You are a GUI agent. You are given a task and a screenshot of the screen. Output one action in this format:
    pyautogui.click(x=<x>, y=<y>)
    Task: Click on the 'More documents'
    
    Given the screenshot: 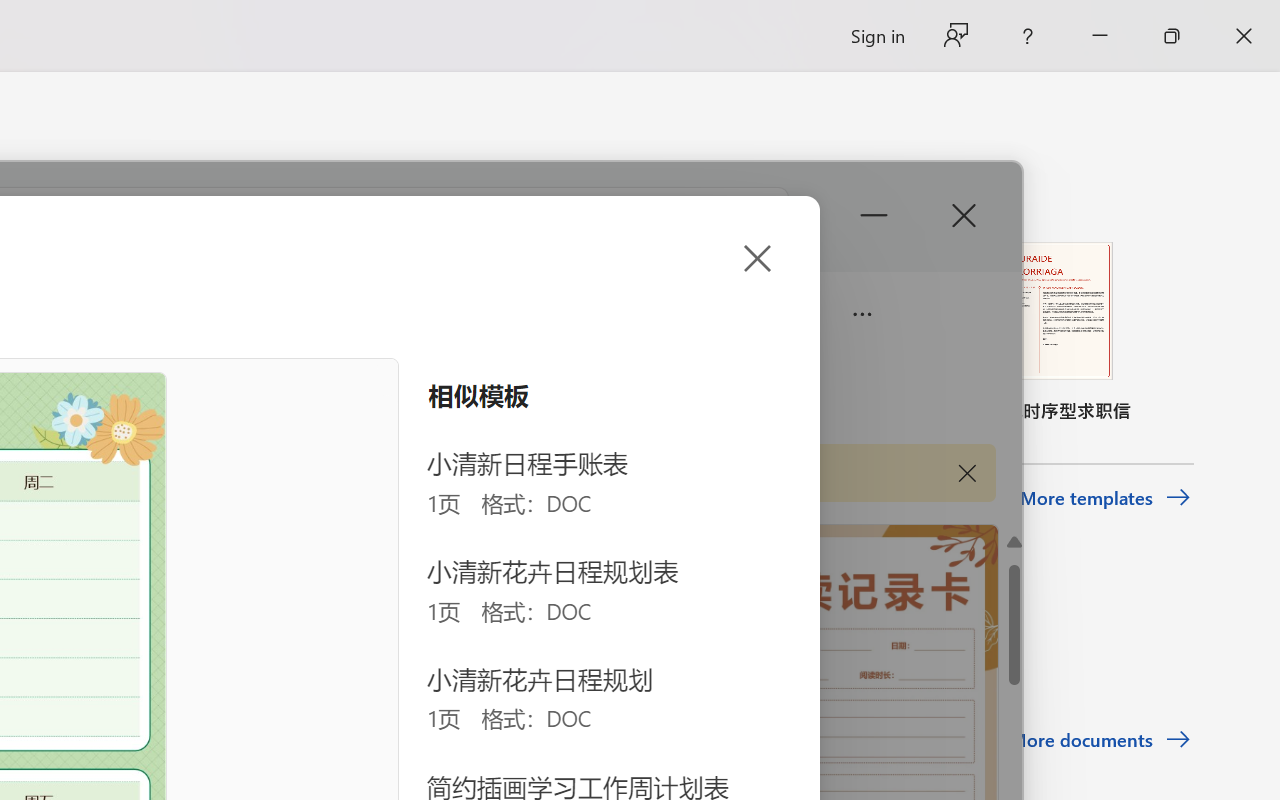 What is the action you would take?
    pyautogui.click(x=1099, y=740)
    